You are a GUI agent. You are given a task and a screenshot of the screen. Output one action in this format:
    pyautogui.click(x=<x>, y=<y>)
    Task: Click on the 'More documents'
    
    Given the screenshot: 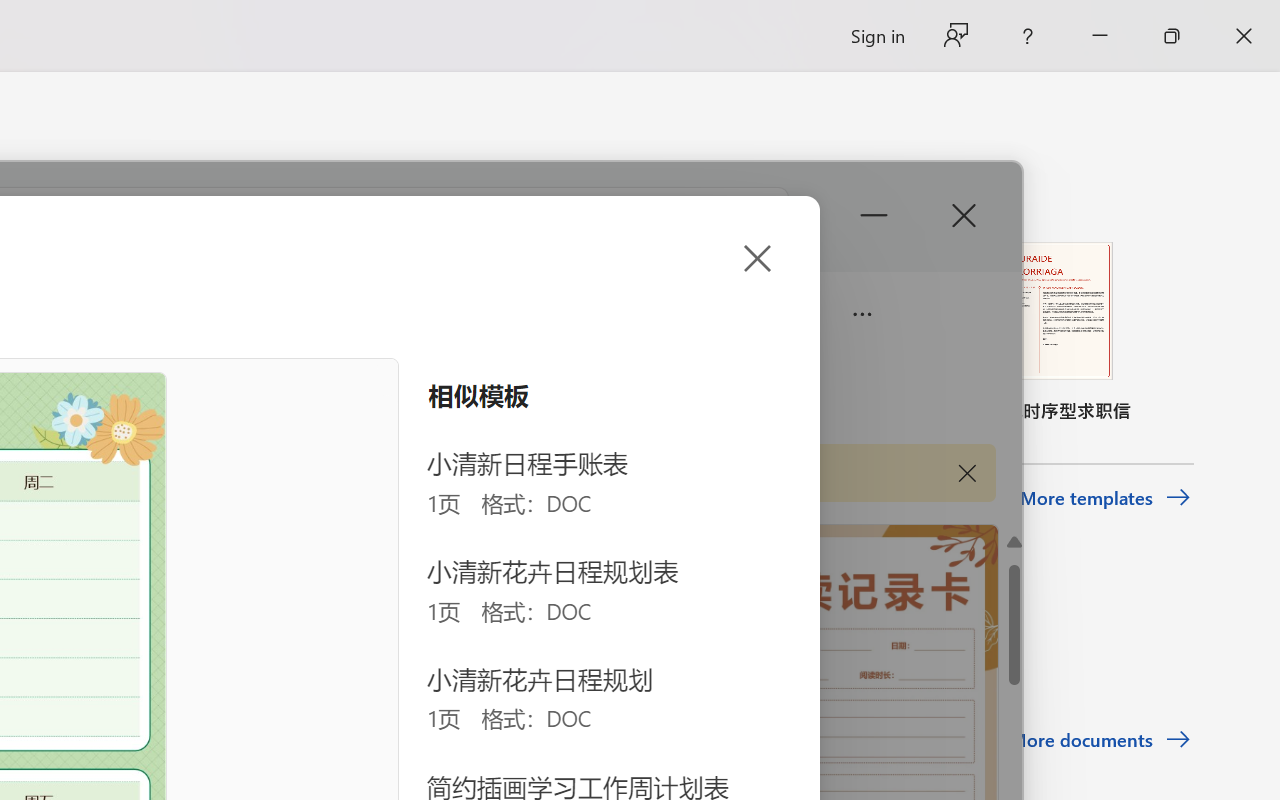 What is the action you would take?
    pyautogui.click(x=1099, y=740)
    